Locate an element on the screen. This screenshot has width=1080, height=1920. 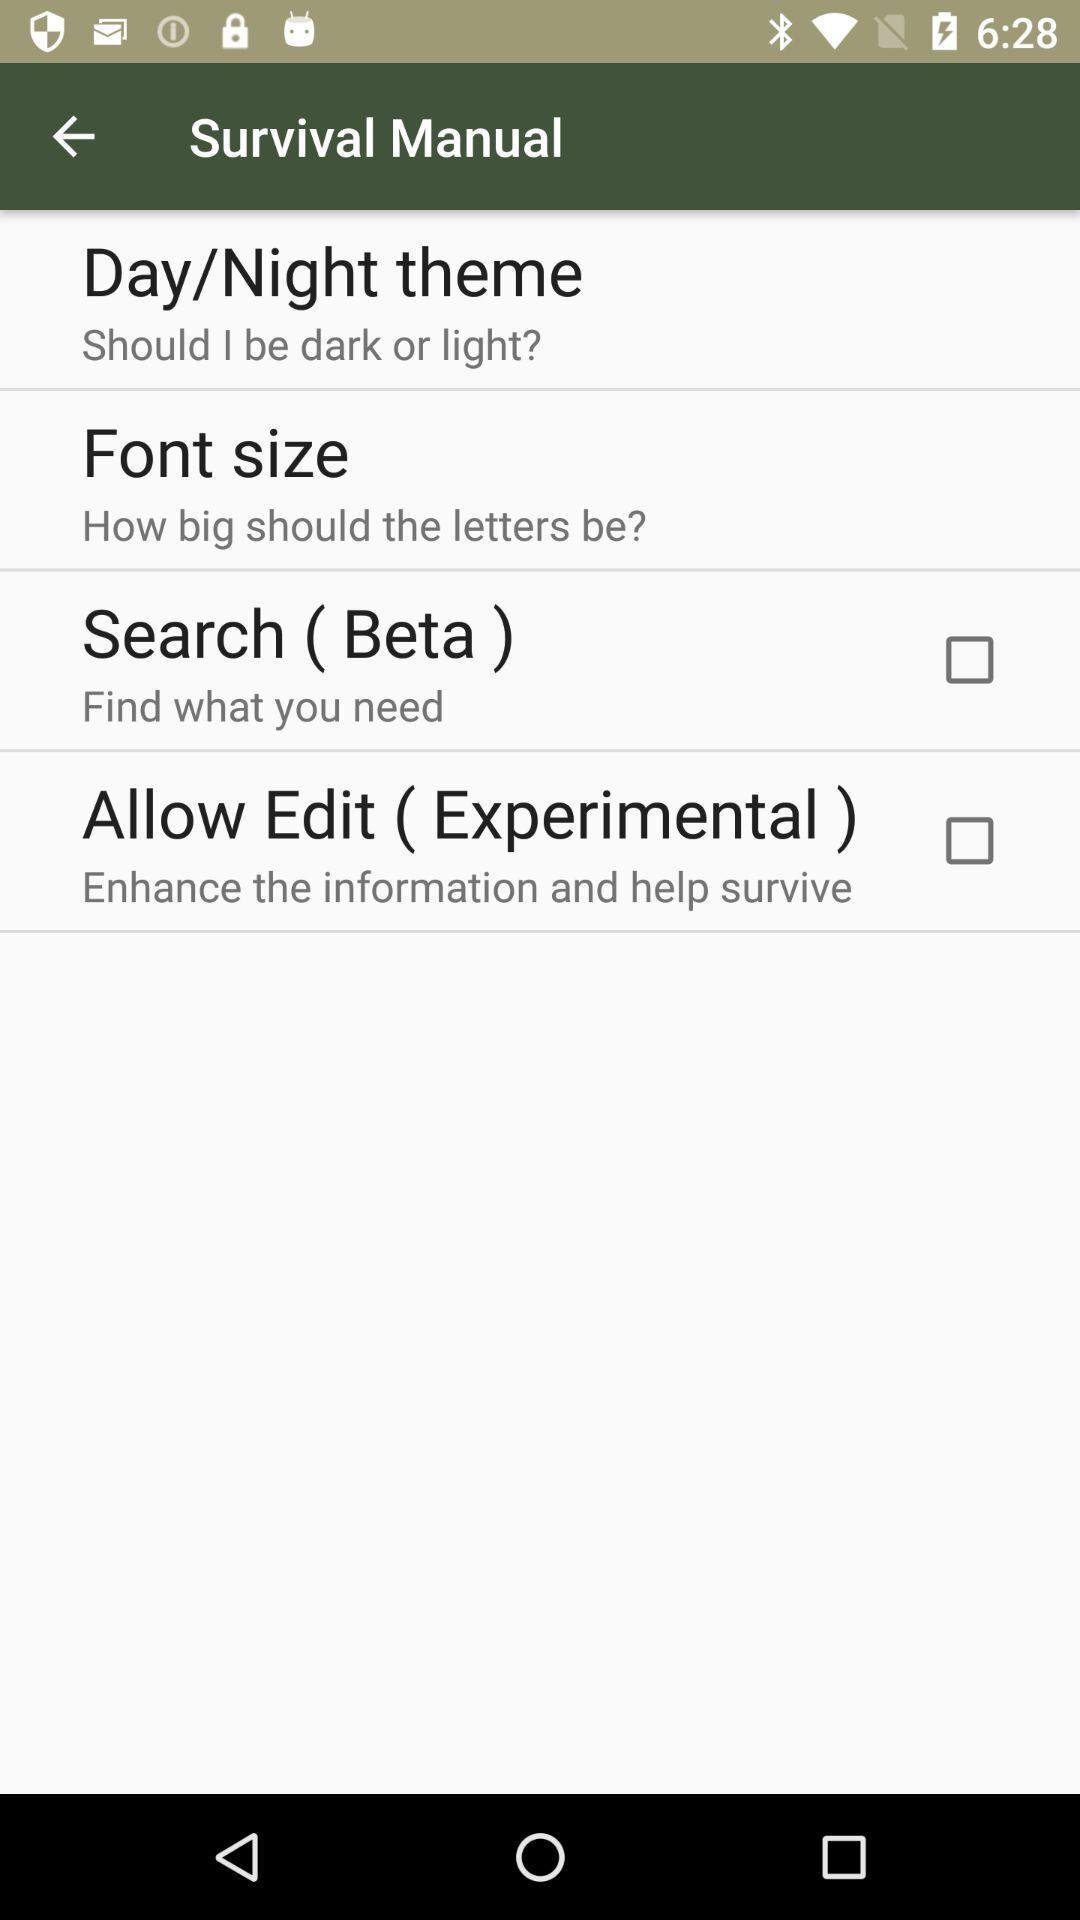
icon above day/night theme icon is located at coordinates (72, 135).